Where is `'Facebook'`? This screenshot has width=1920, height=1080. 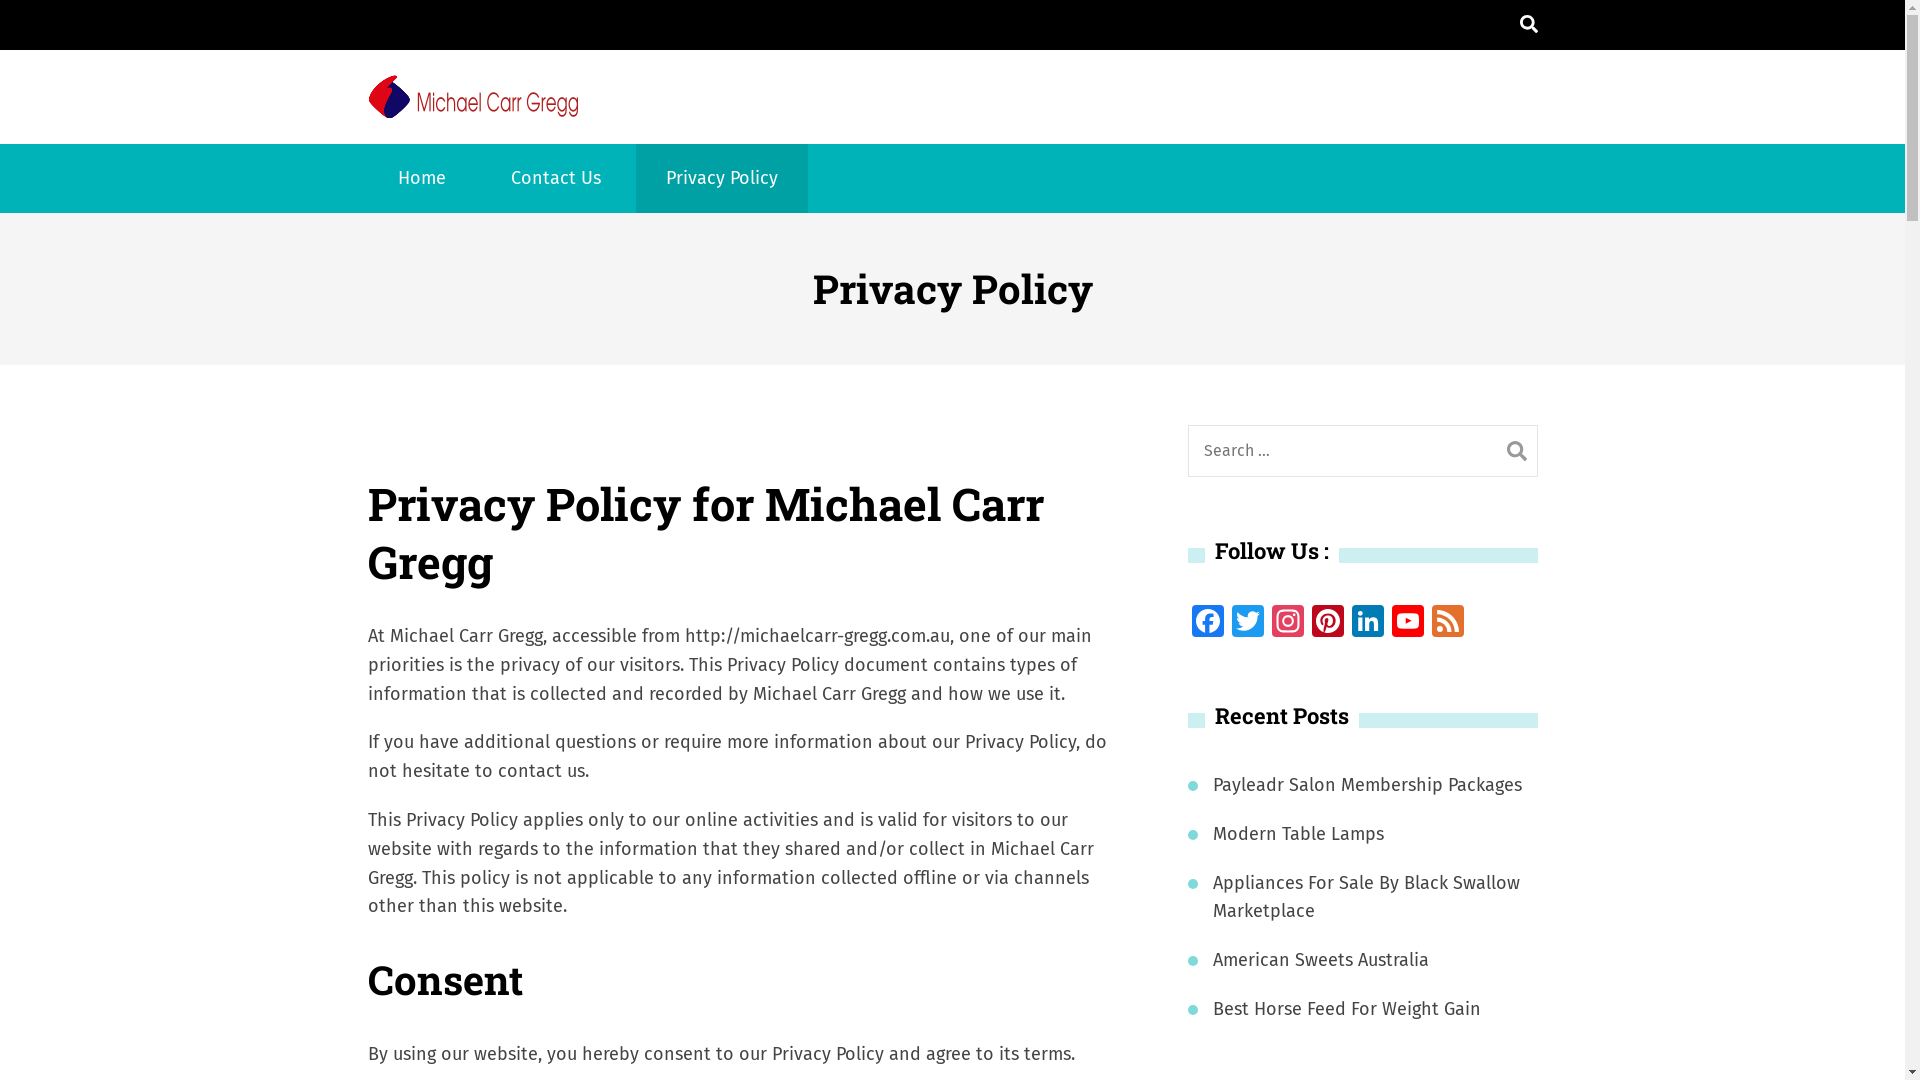
'Facebook' is located at coordinates (1207, 622).